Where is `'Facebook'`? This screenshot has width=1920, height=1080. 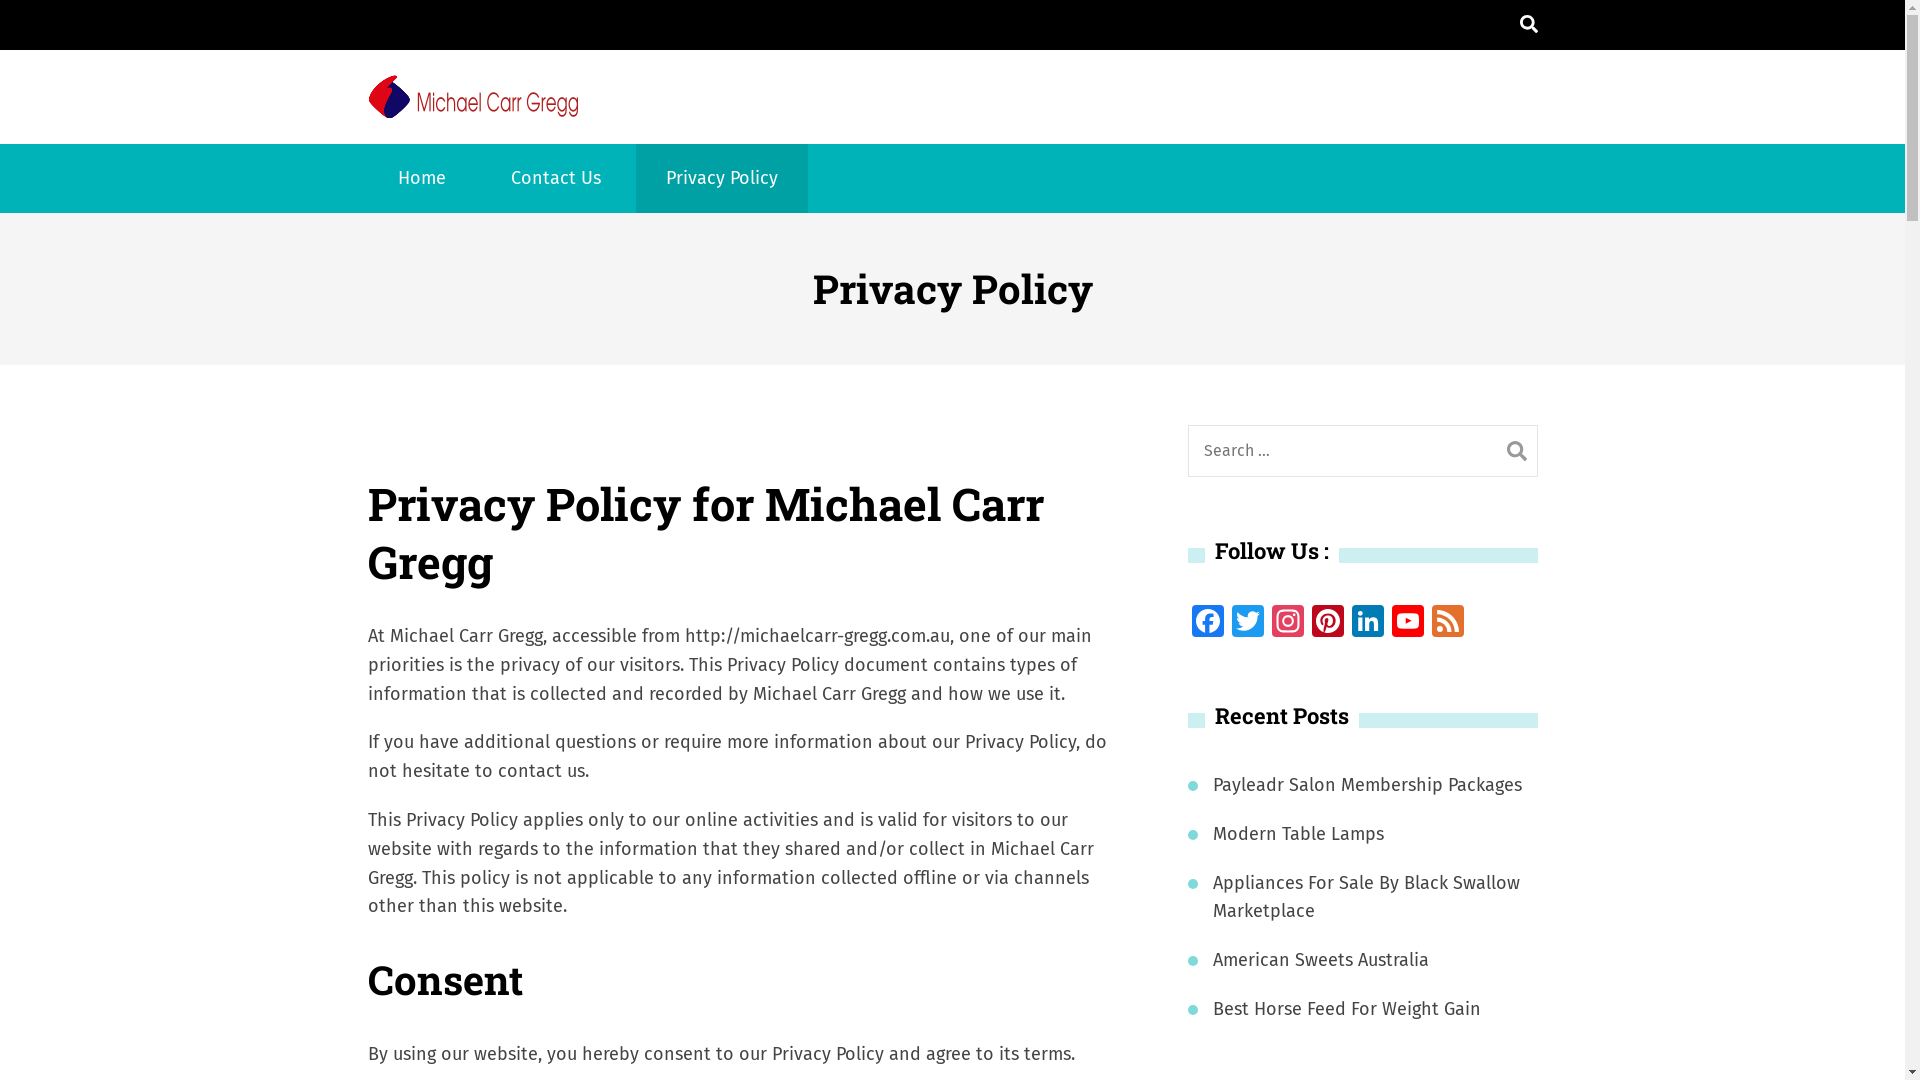
'Facebook' is located at coordinates (1207, 622).